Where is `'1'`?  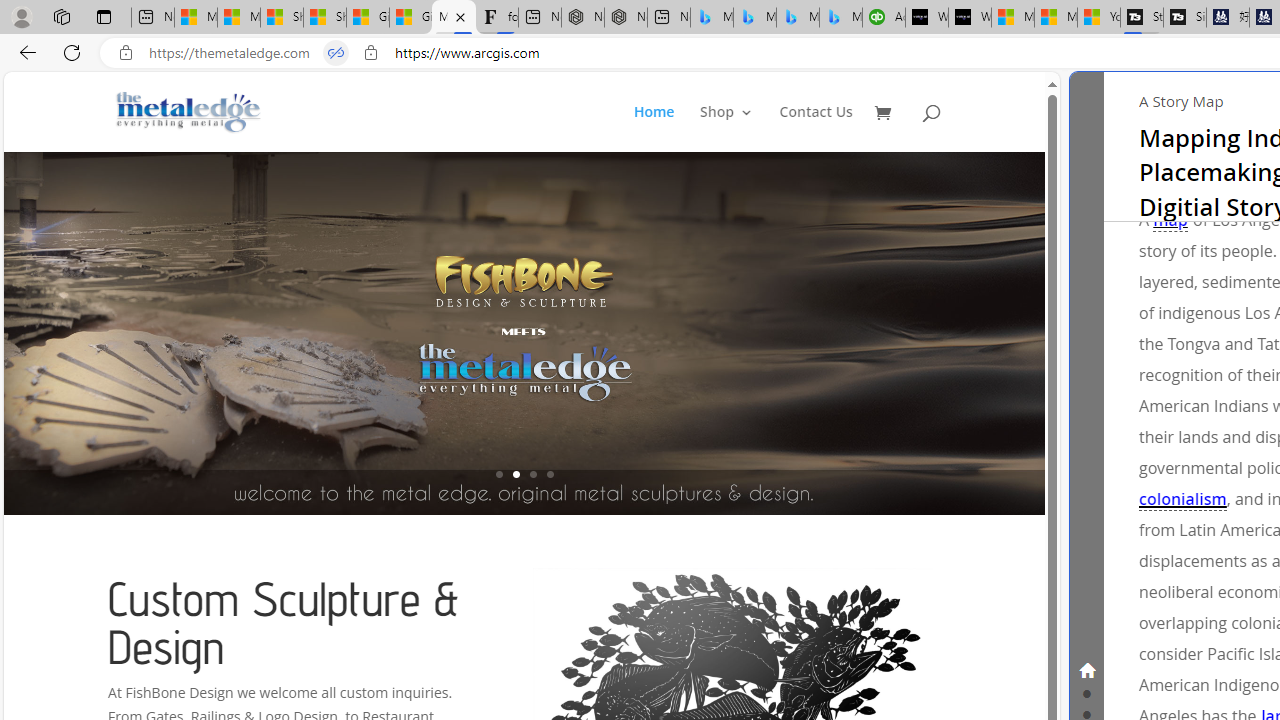 '1' is located at coordinates (499, 474).